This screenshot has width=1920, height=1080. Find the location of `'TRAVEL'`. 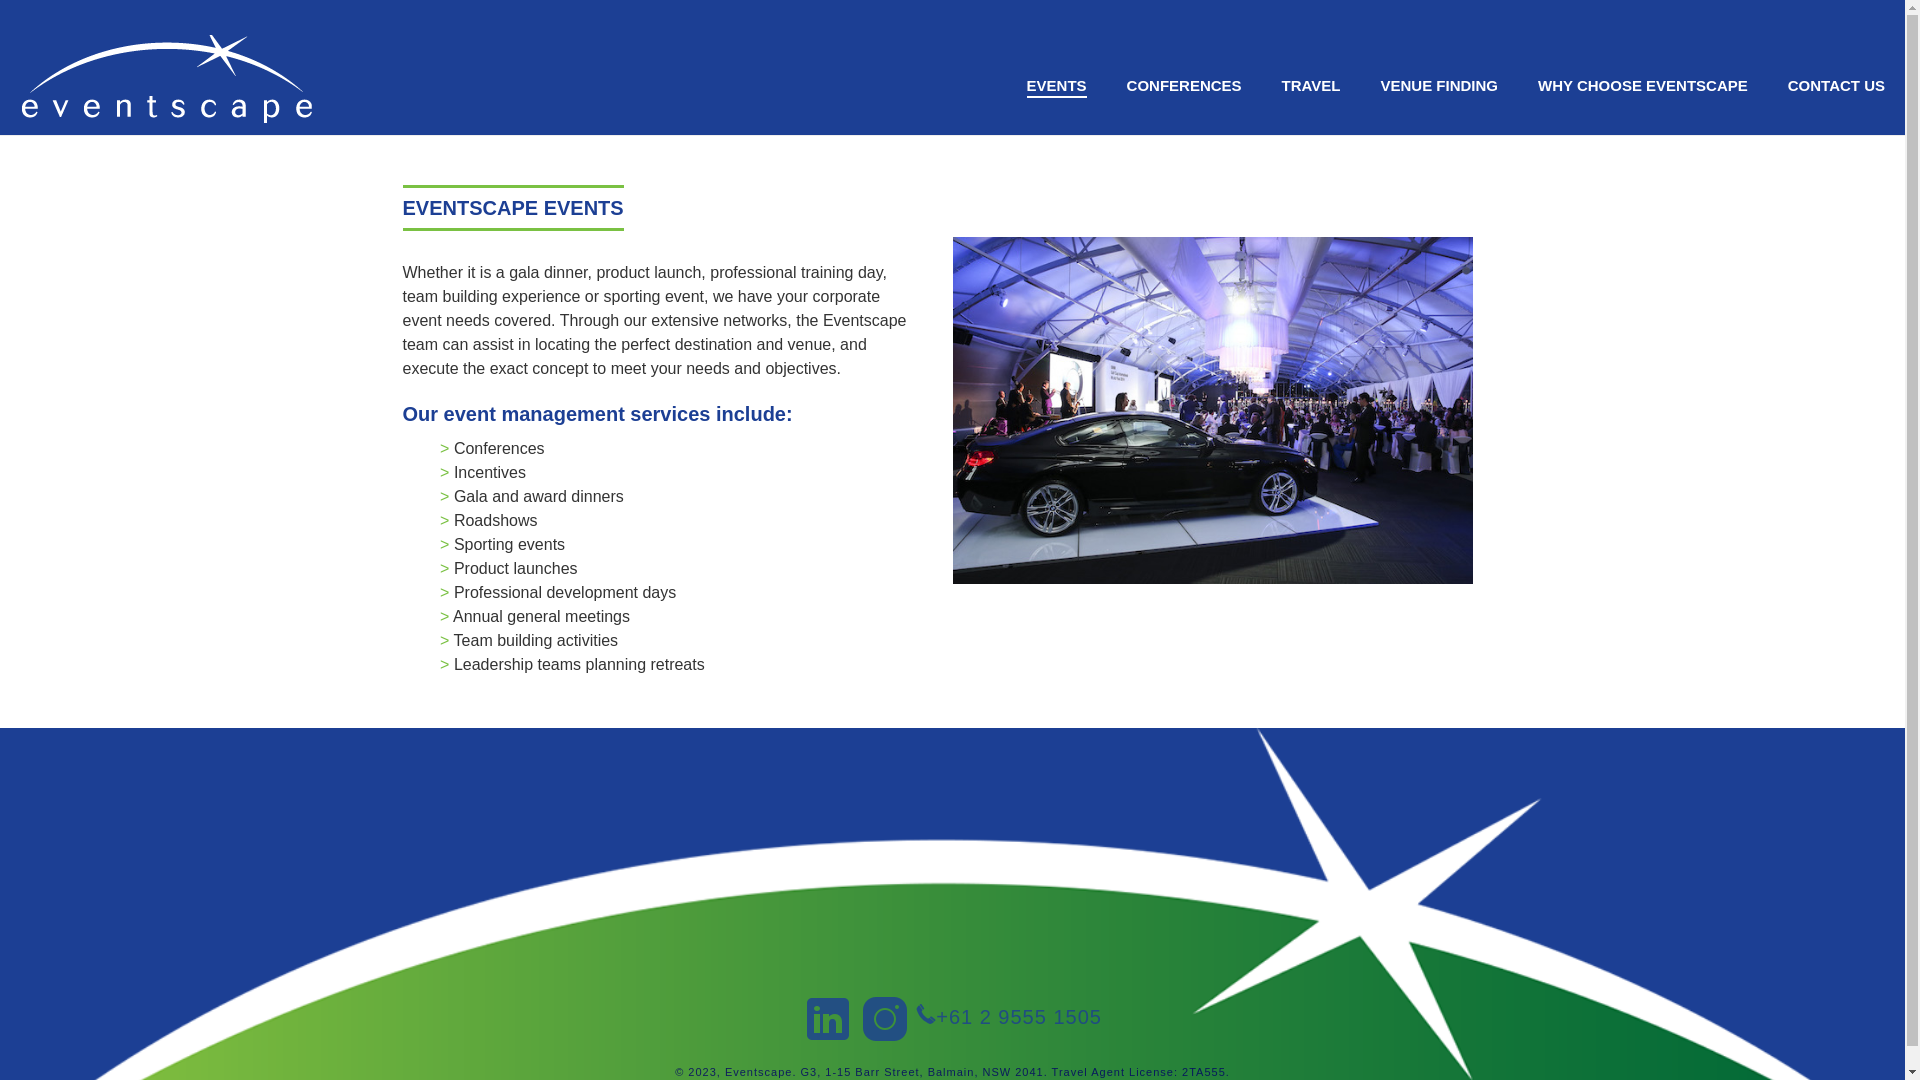

'TRAVEL' is located at coordinates (1311, 84).